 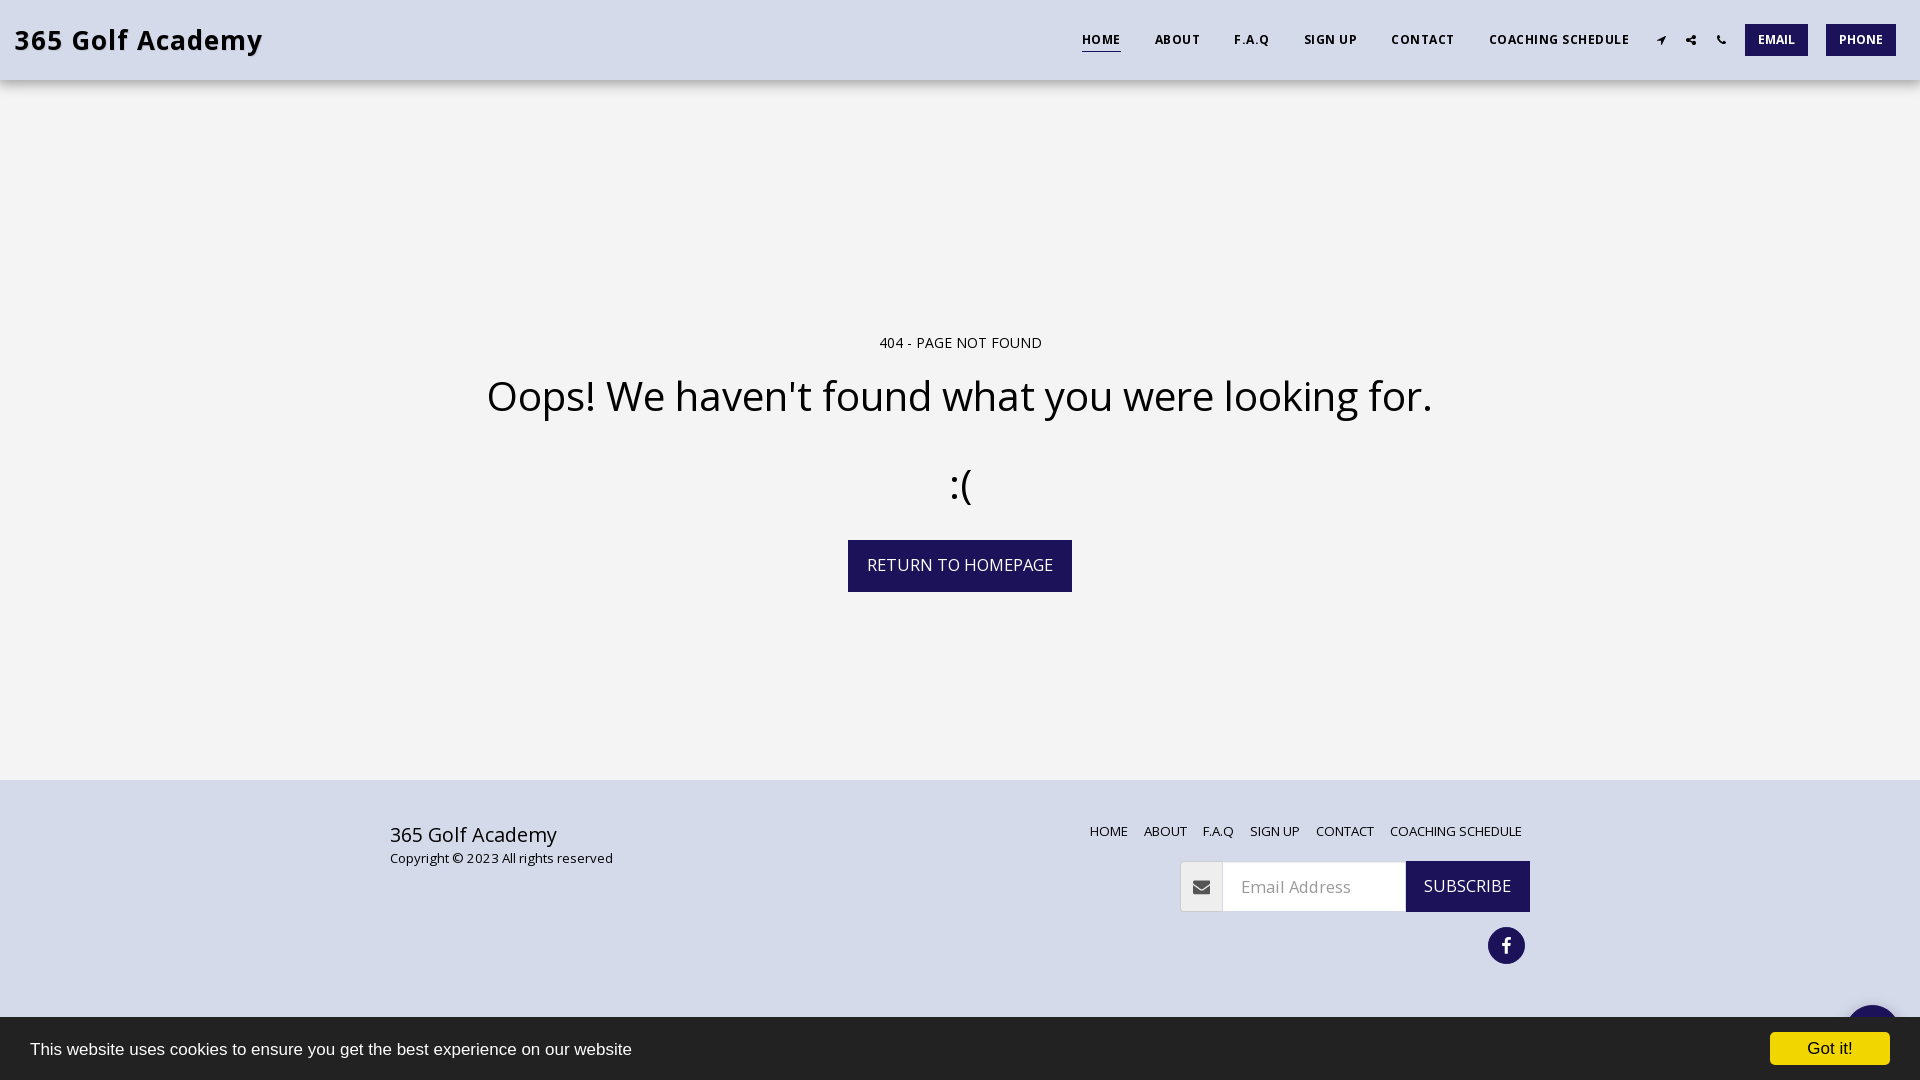 What do you see at coordinates (1421, 38) in the screenshot?
I see `'CONTACT'` at bounding box center [1421, 38].